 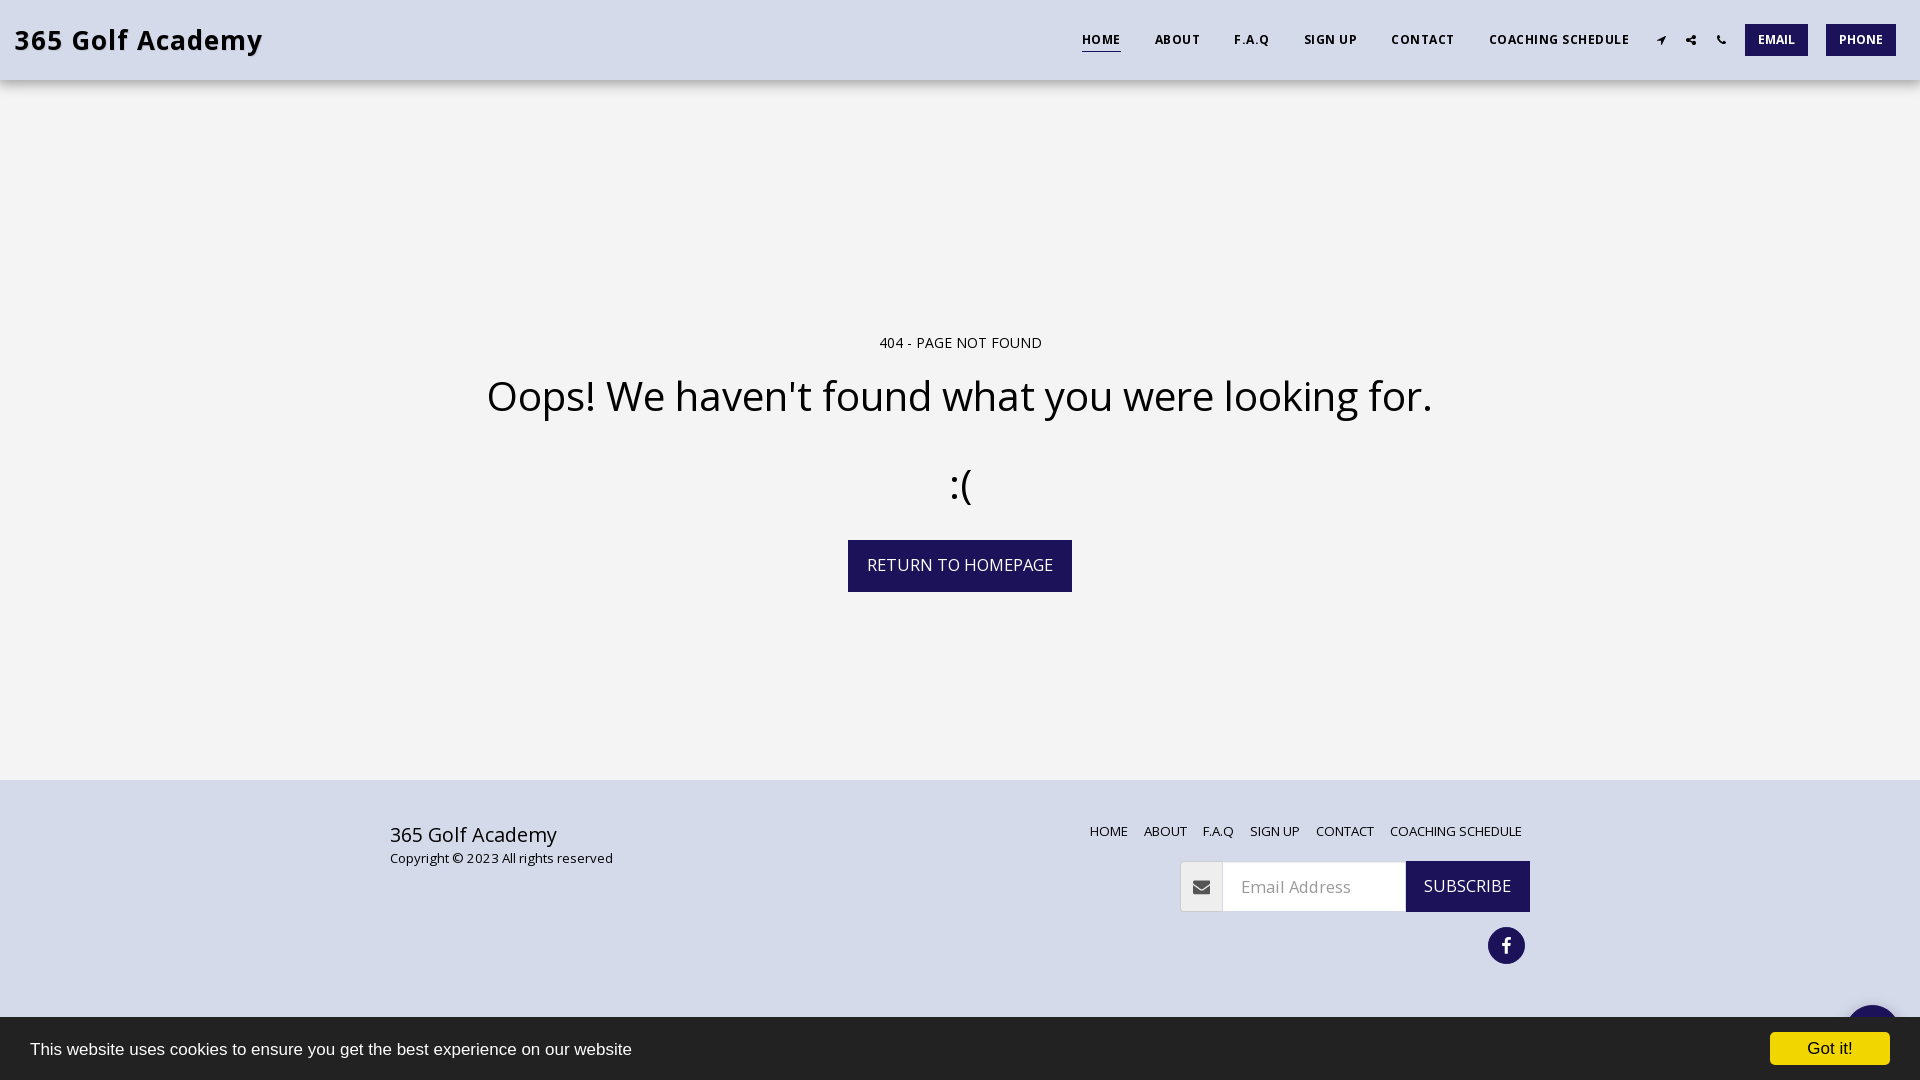 What do you see at coordinates (1421, 38) in the screenshot?
I see `'CONTACT'` at bounding box center [1421, 38].